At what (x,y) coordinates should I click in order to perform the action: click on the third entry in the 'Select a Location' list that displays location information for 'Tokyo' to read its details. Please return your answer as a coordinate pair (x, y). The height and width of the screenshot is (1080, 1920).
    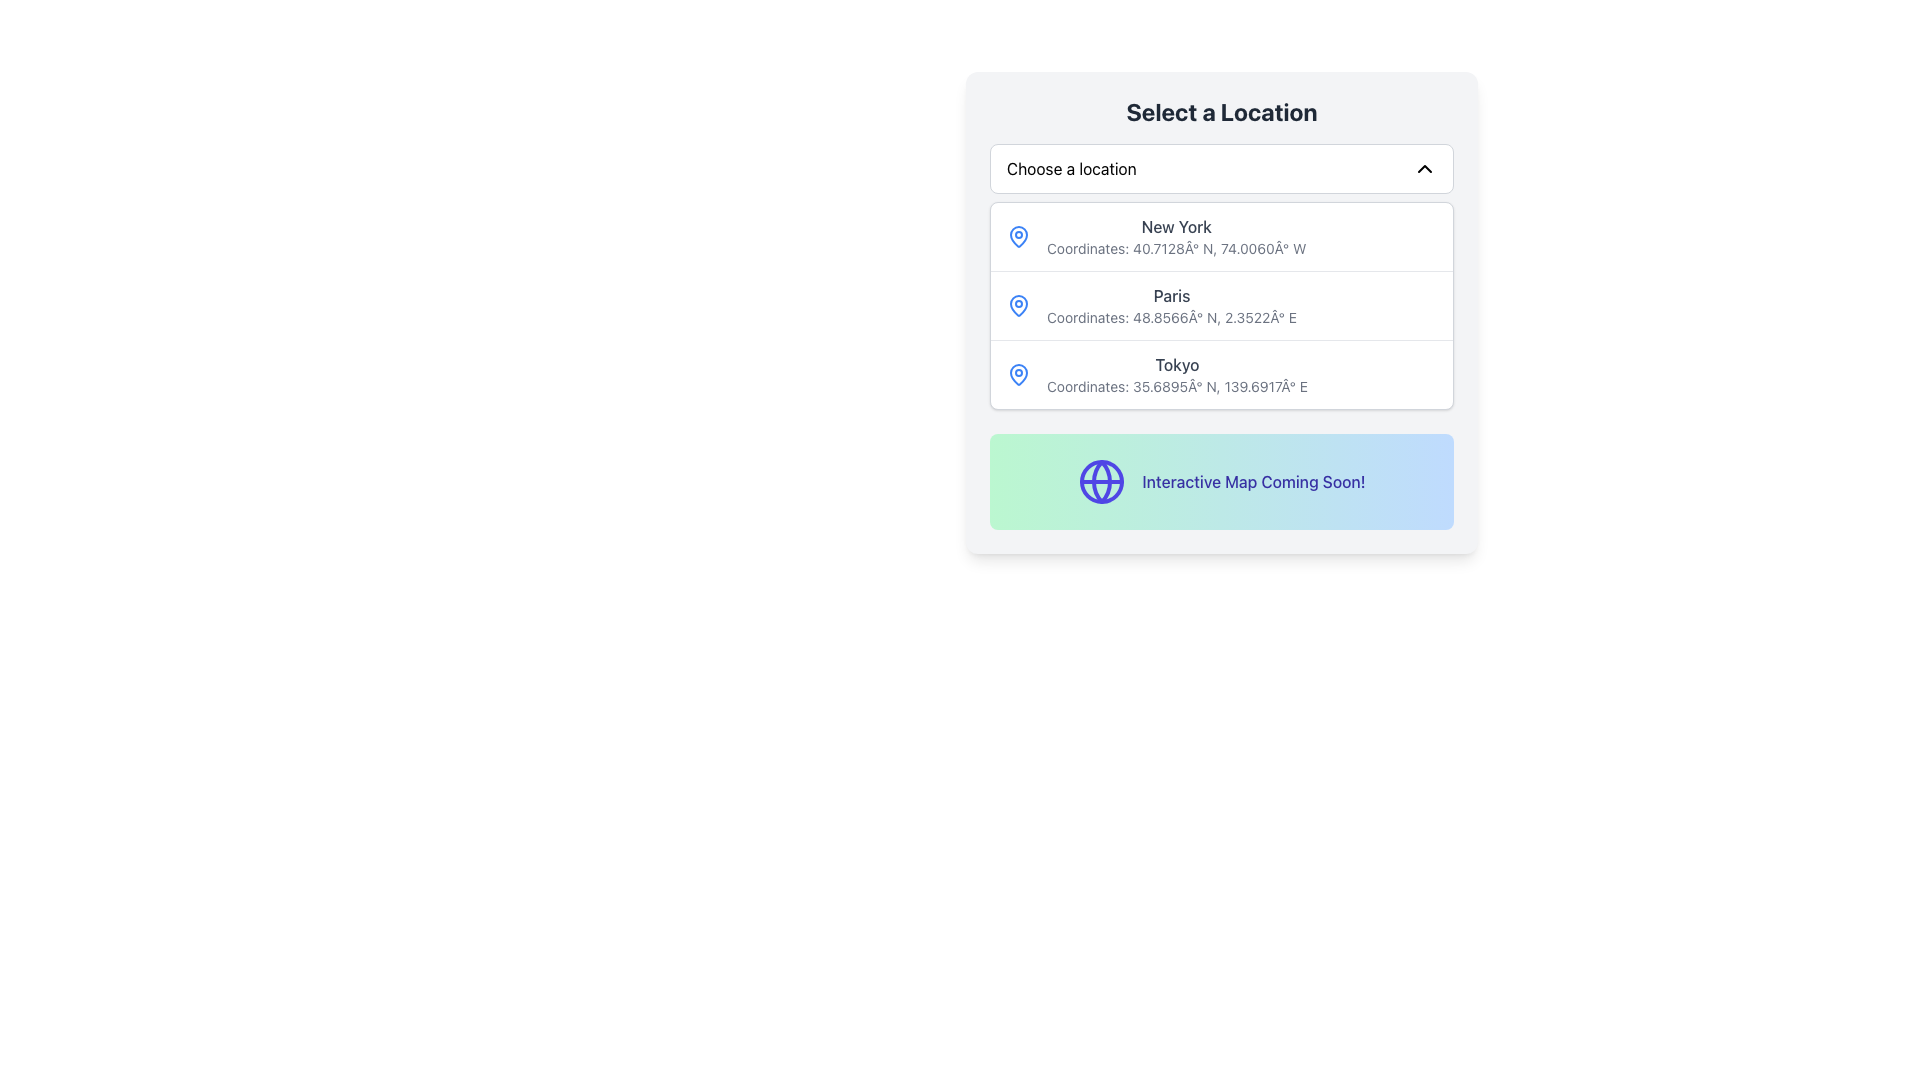
    Looking at the image, I should click on (1221, 374).